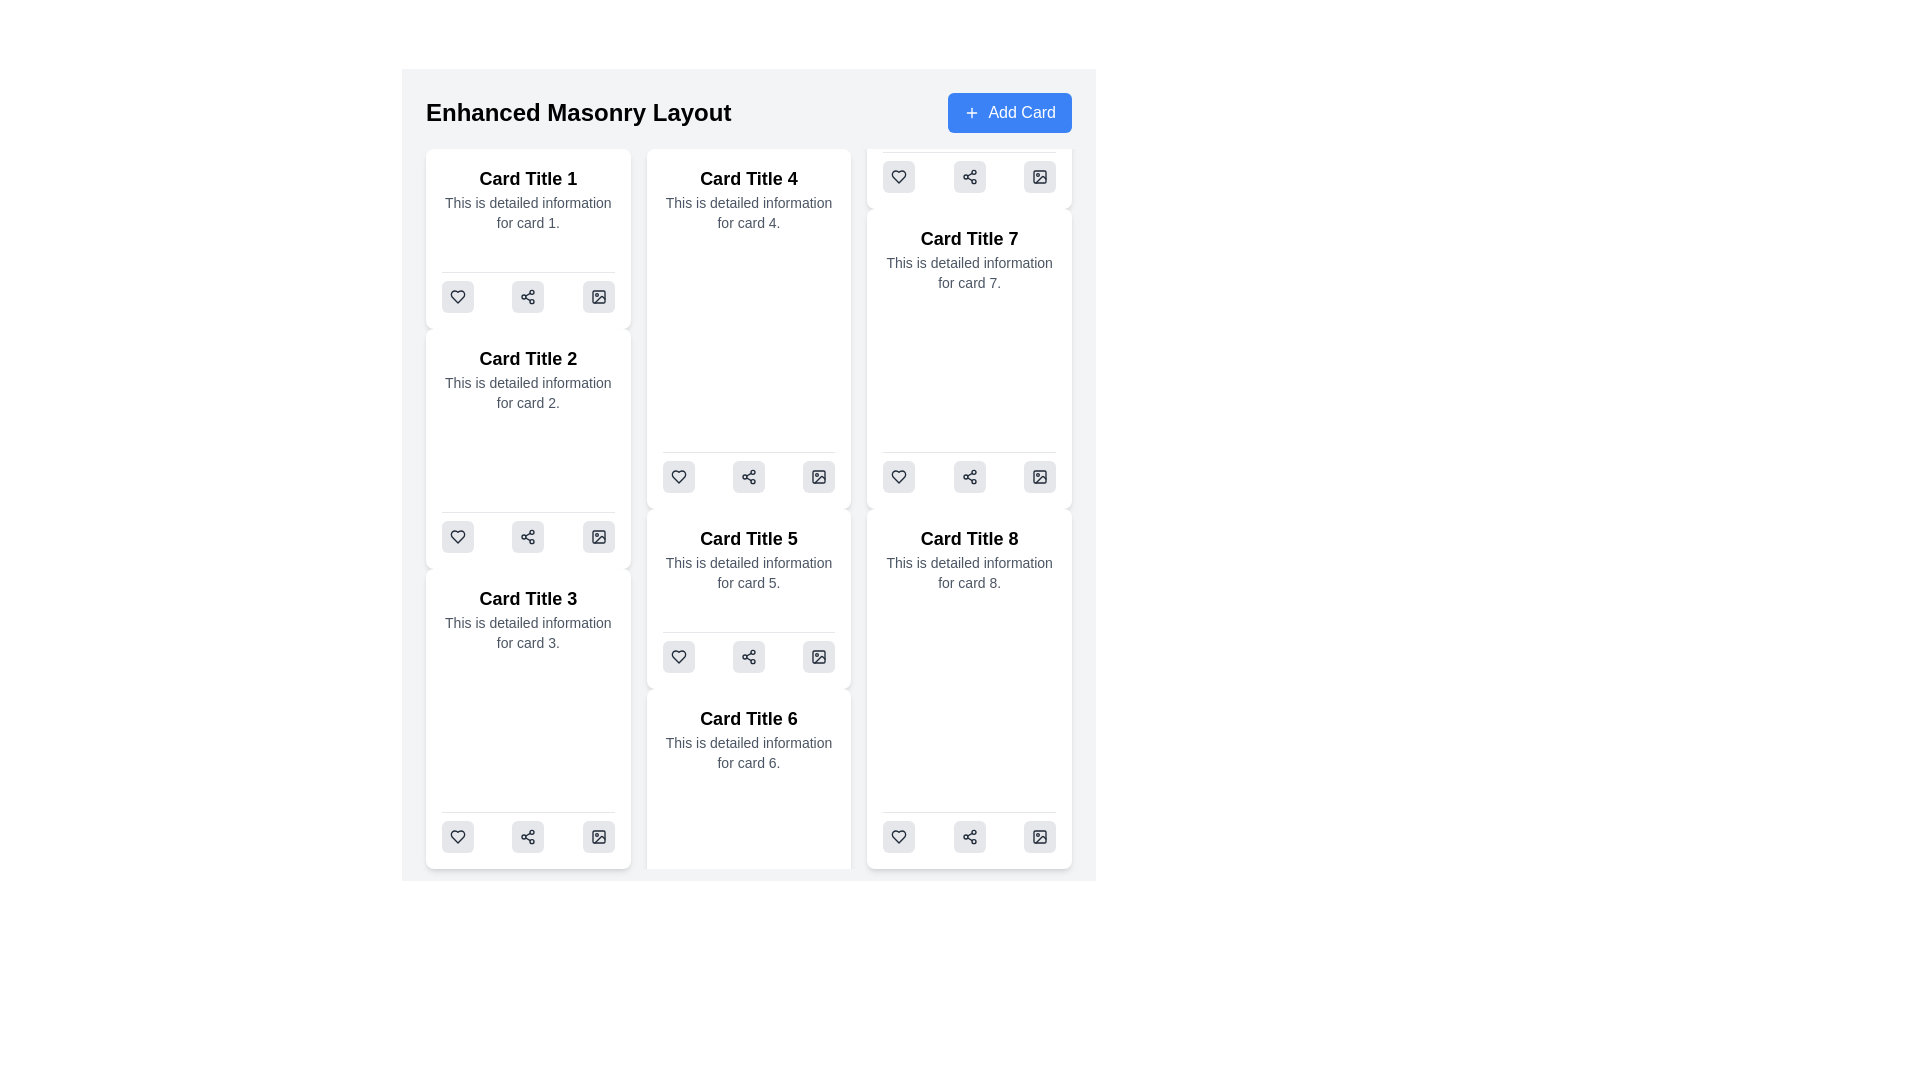 The image size is (1920, 1080). Describe the element at coordinates (747, 472) in the screenshot. I see `the share icon located in the Toolbar with action buttons beneath the 'Card Title 4'` at that location.